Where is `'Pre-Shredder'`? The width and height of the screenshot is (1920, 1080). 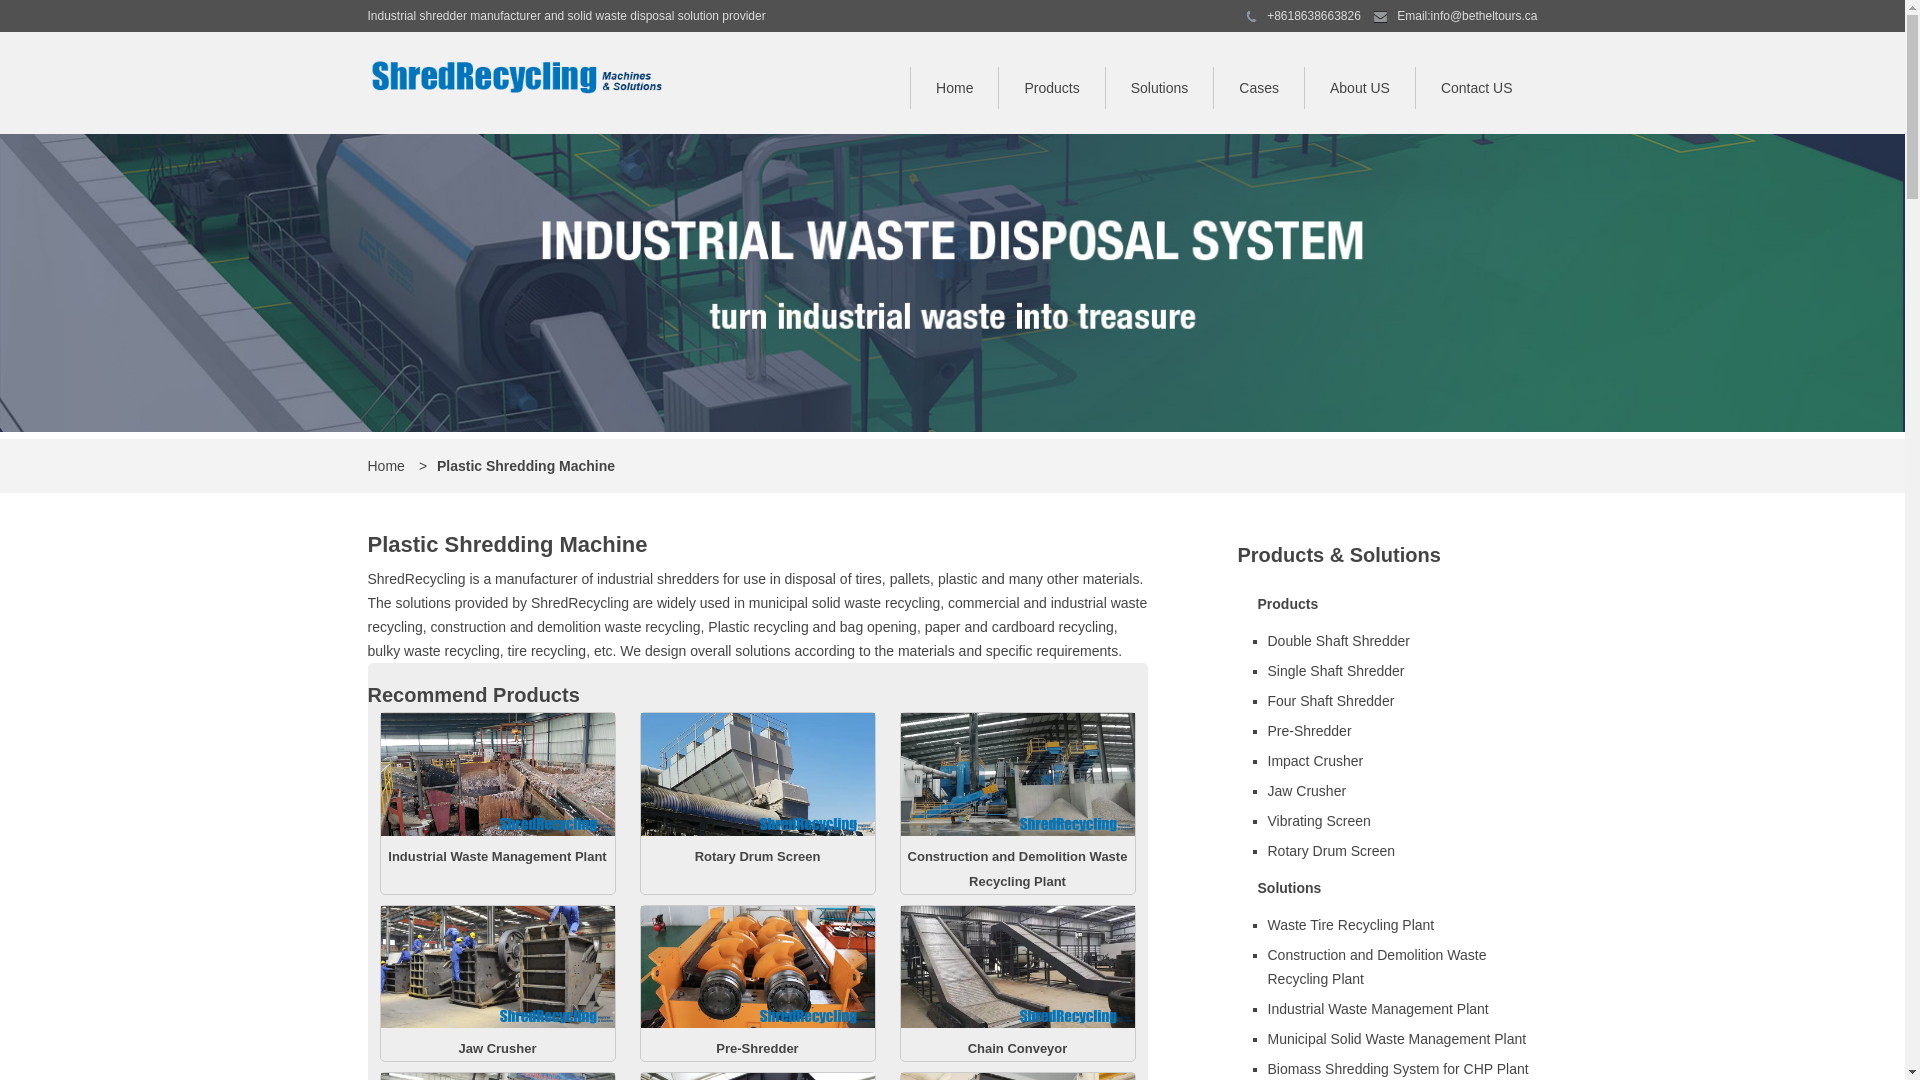 'Pre-Shredder' is located at coordinates (756, 1047).